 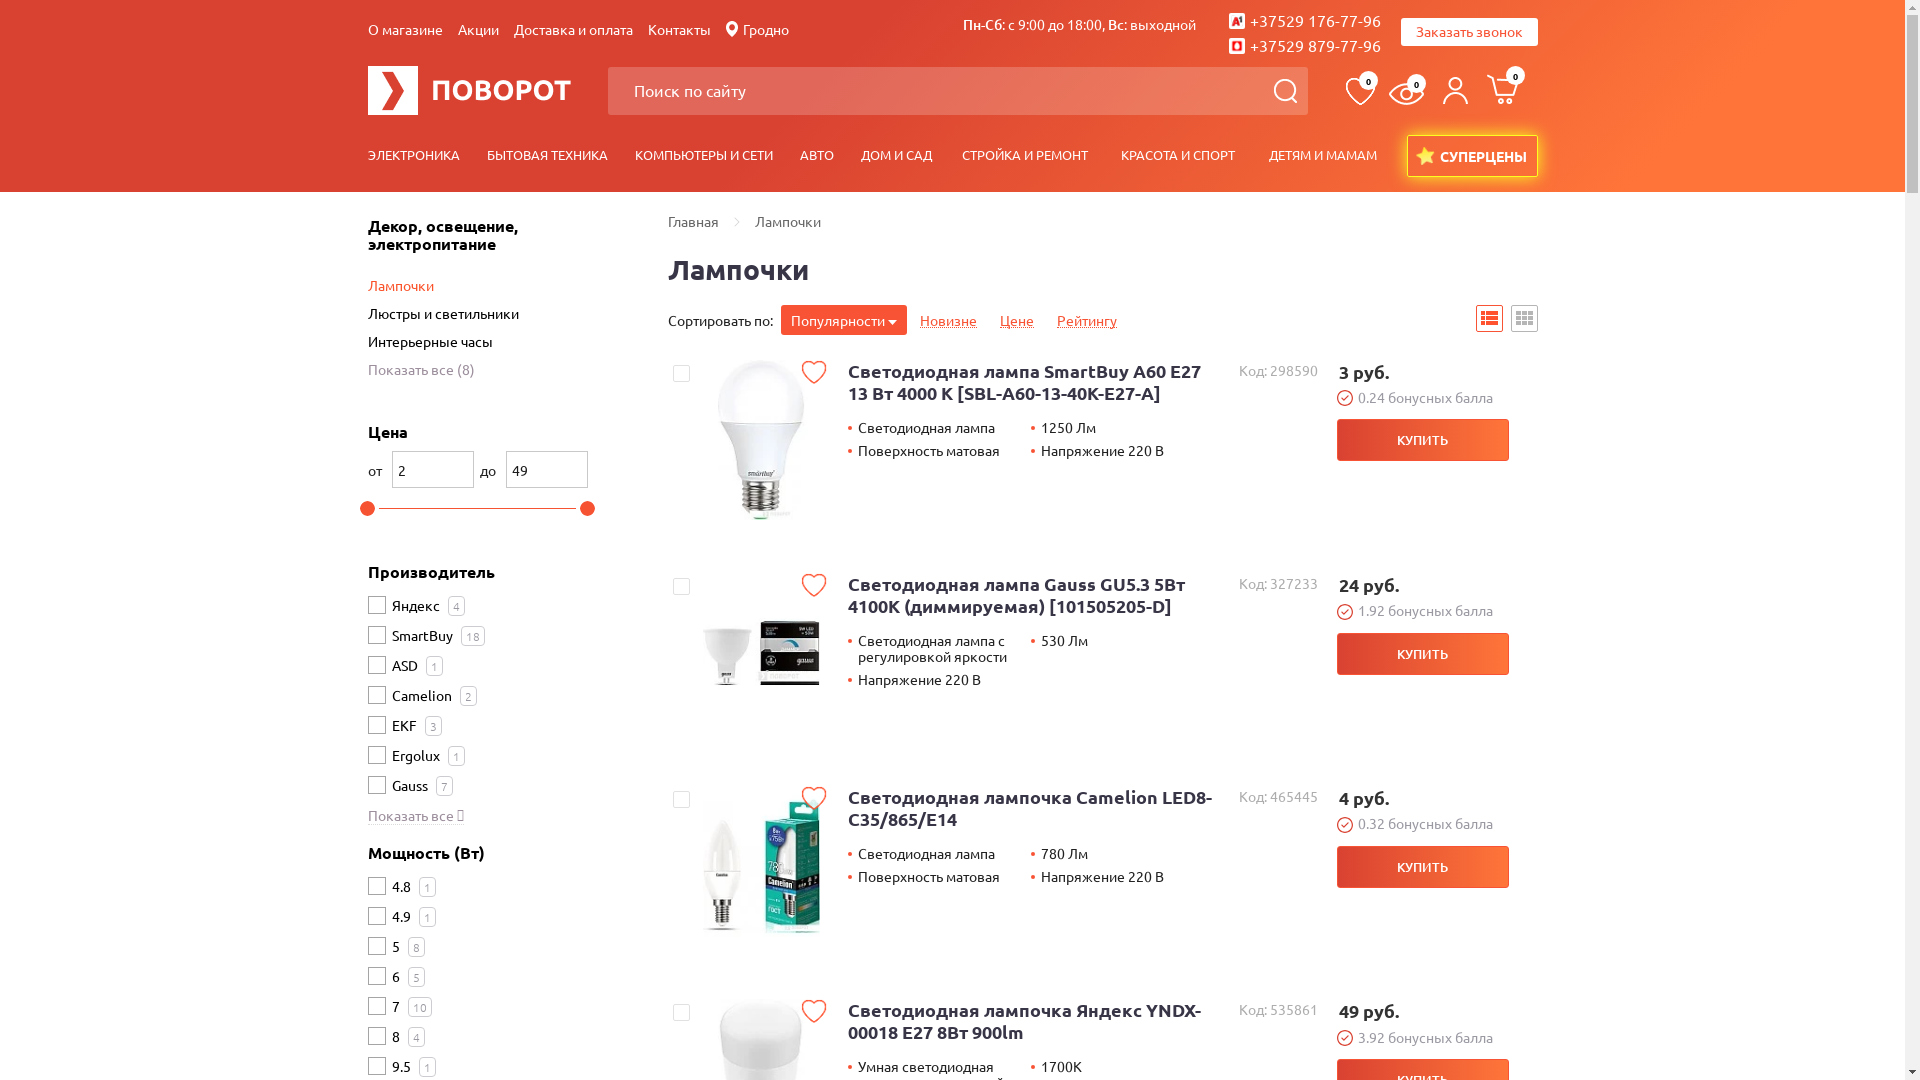 What do you see at coordinates (407, 944) in the screenshot?
I see `'5 8'` at bounding box center [407, 944].